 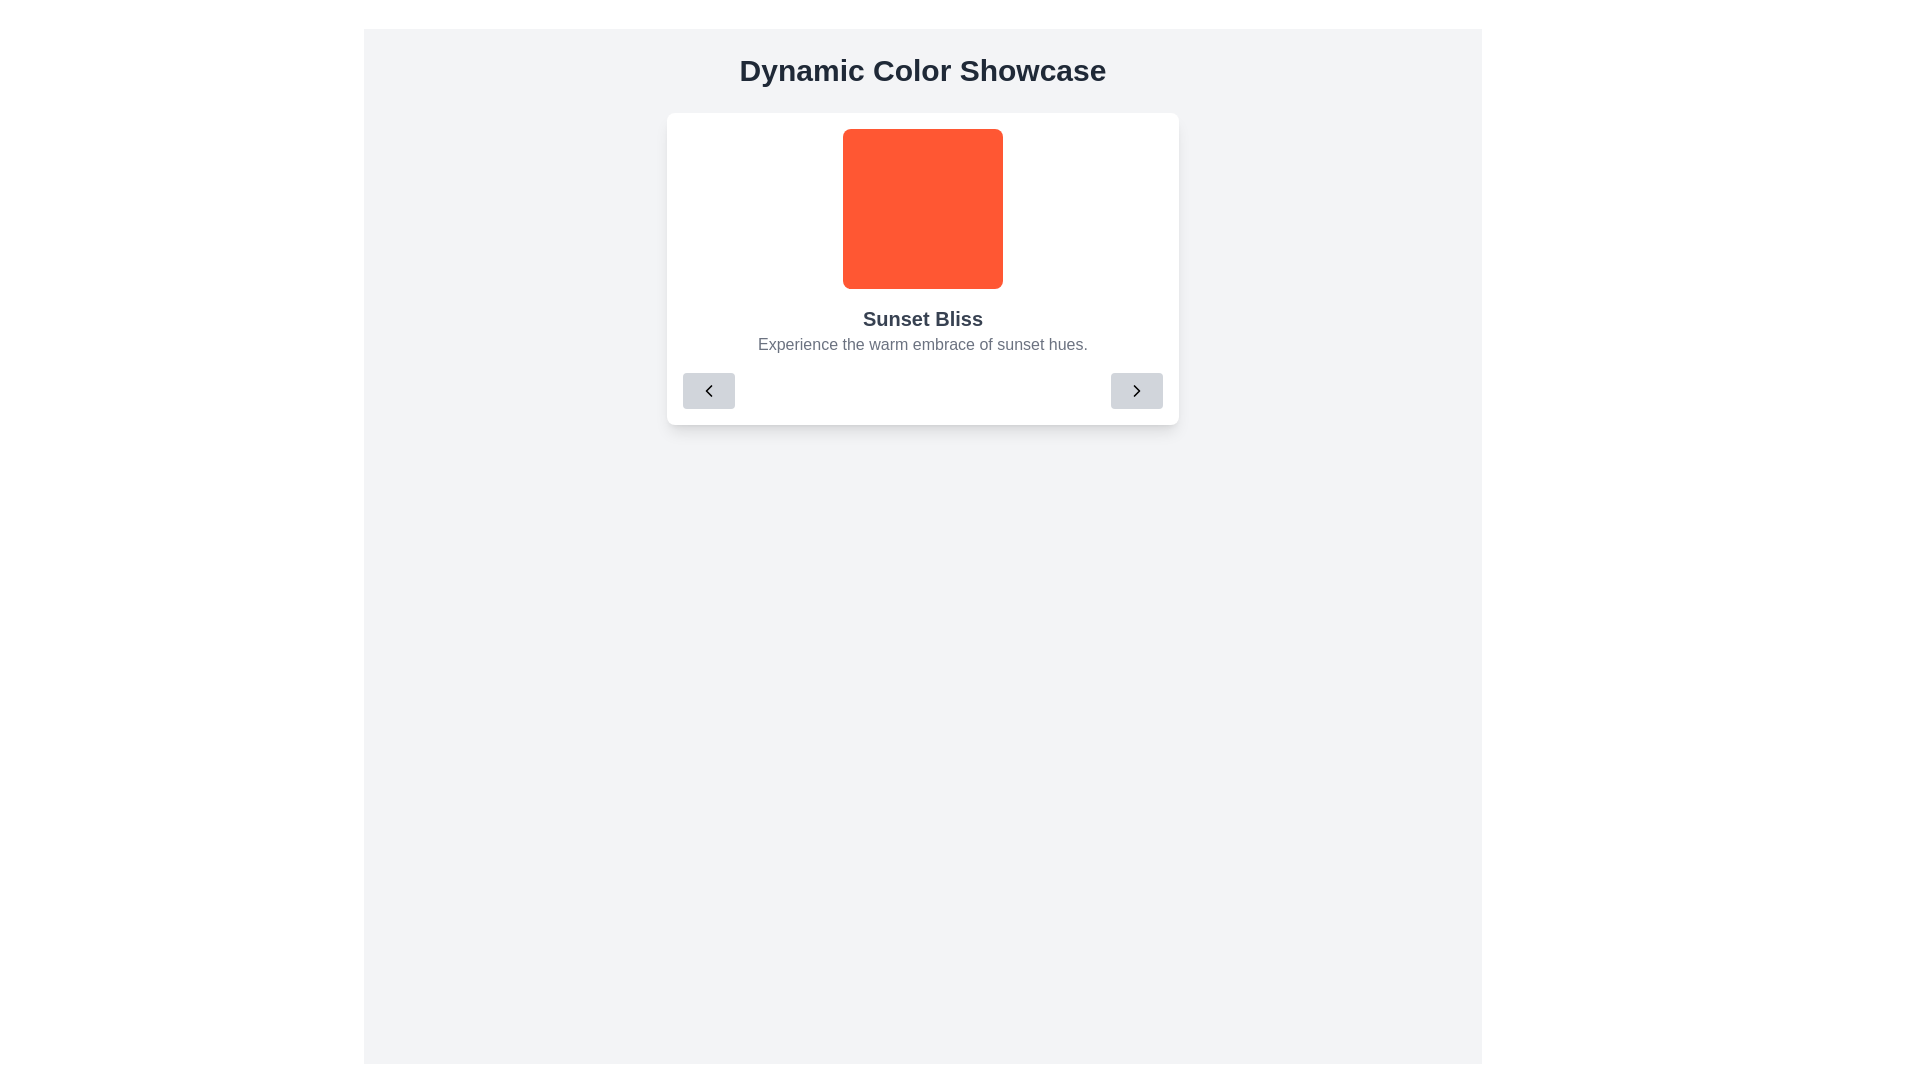 What do you see at coordinates (709, 390) in the screenshot?
I see `the leftward navigation indicator within the square button-like component located on the left side of the card` at bounding box center [709, 390].